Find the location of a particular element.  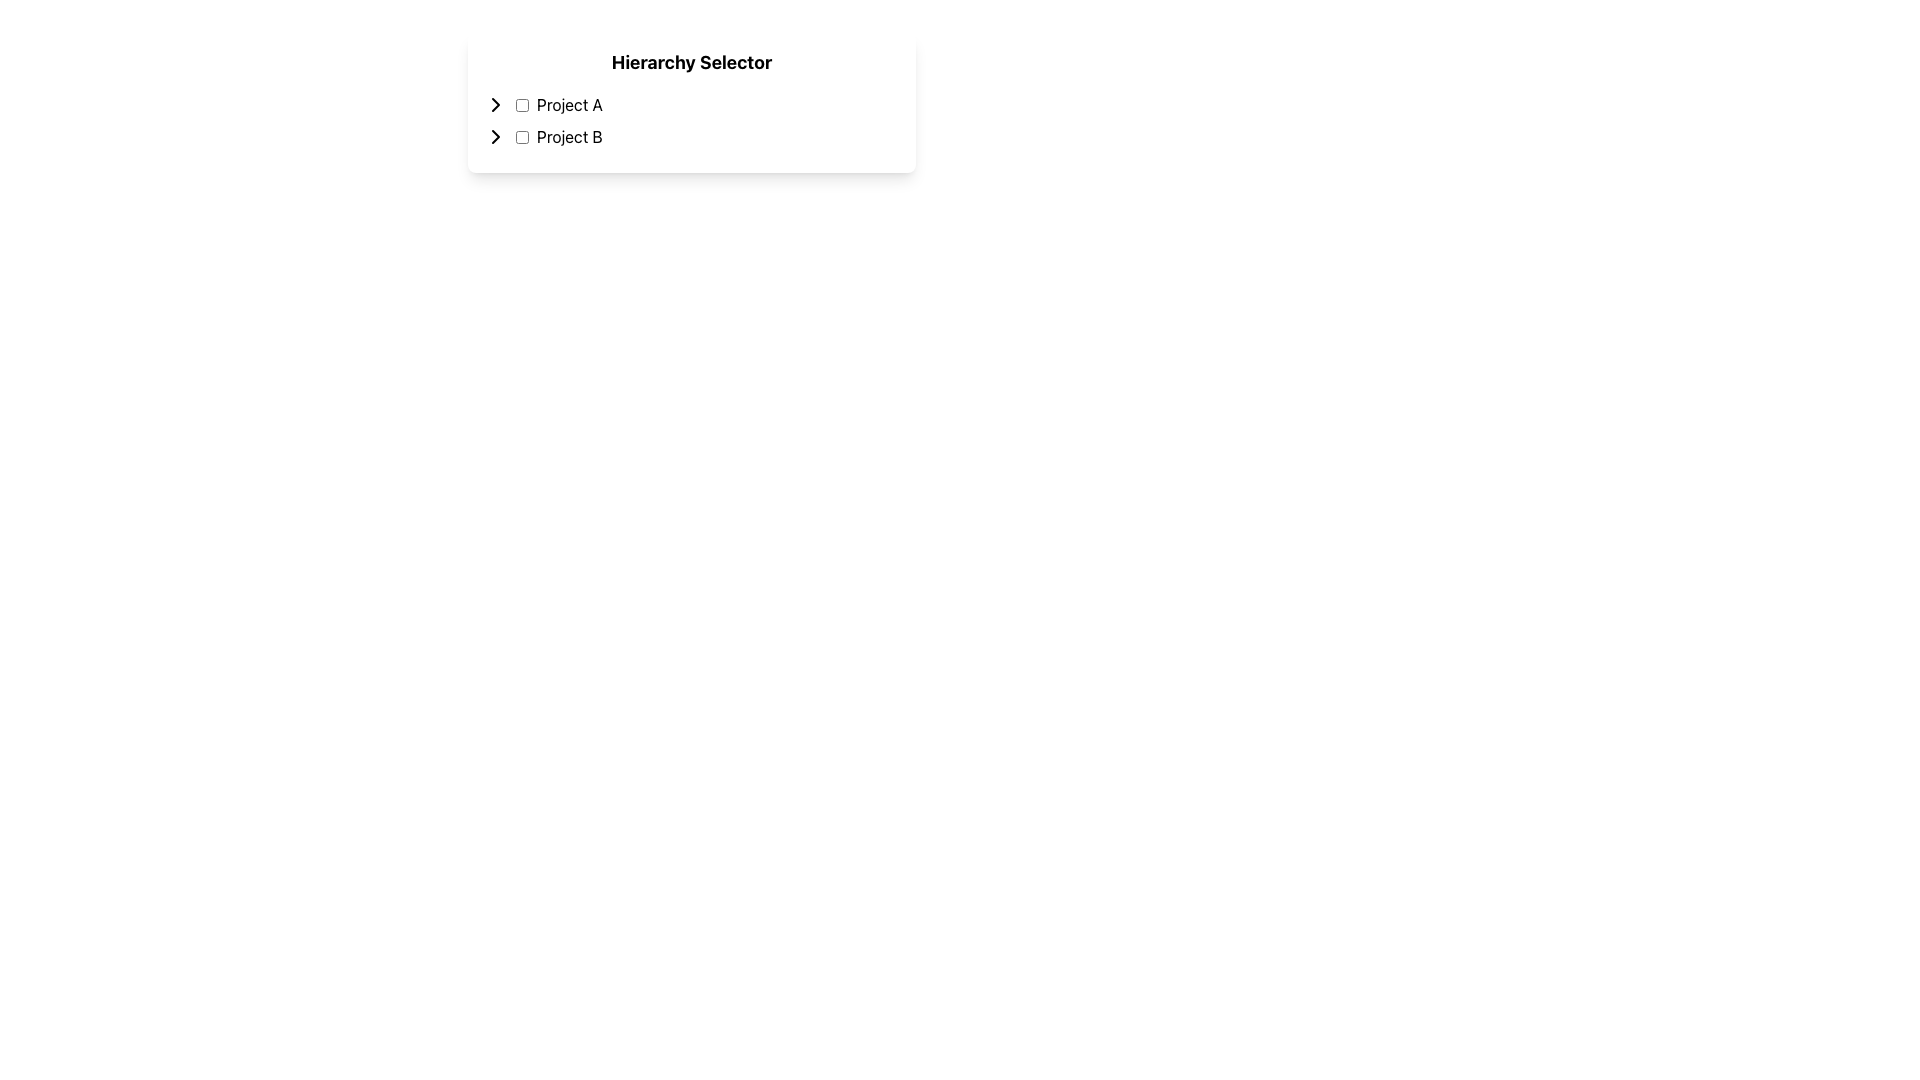

the rightward arrow button styled as a chevron, located to the left of the text 'Project A' is located at coordinates (495, 104).